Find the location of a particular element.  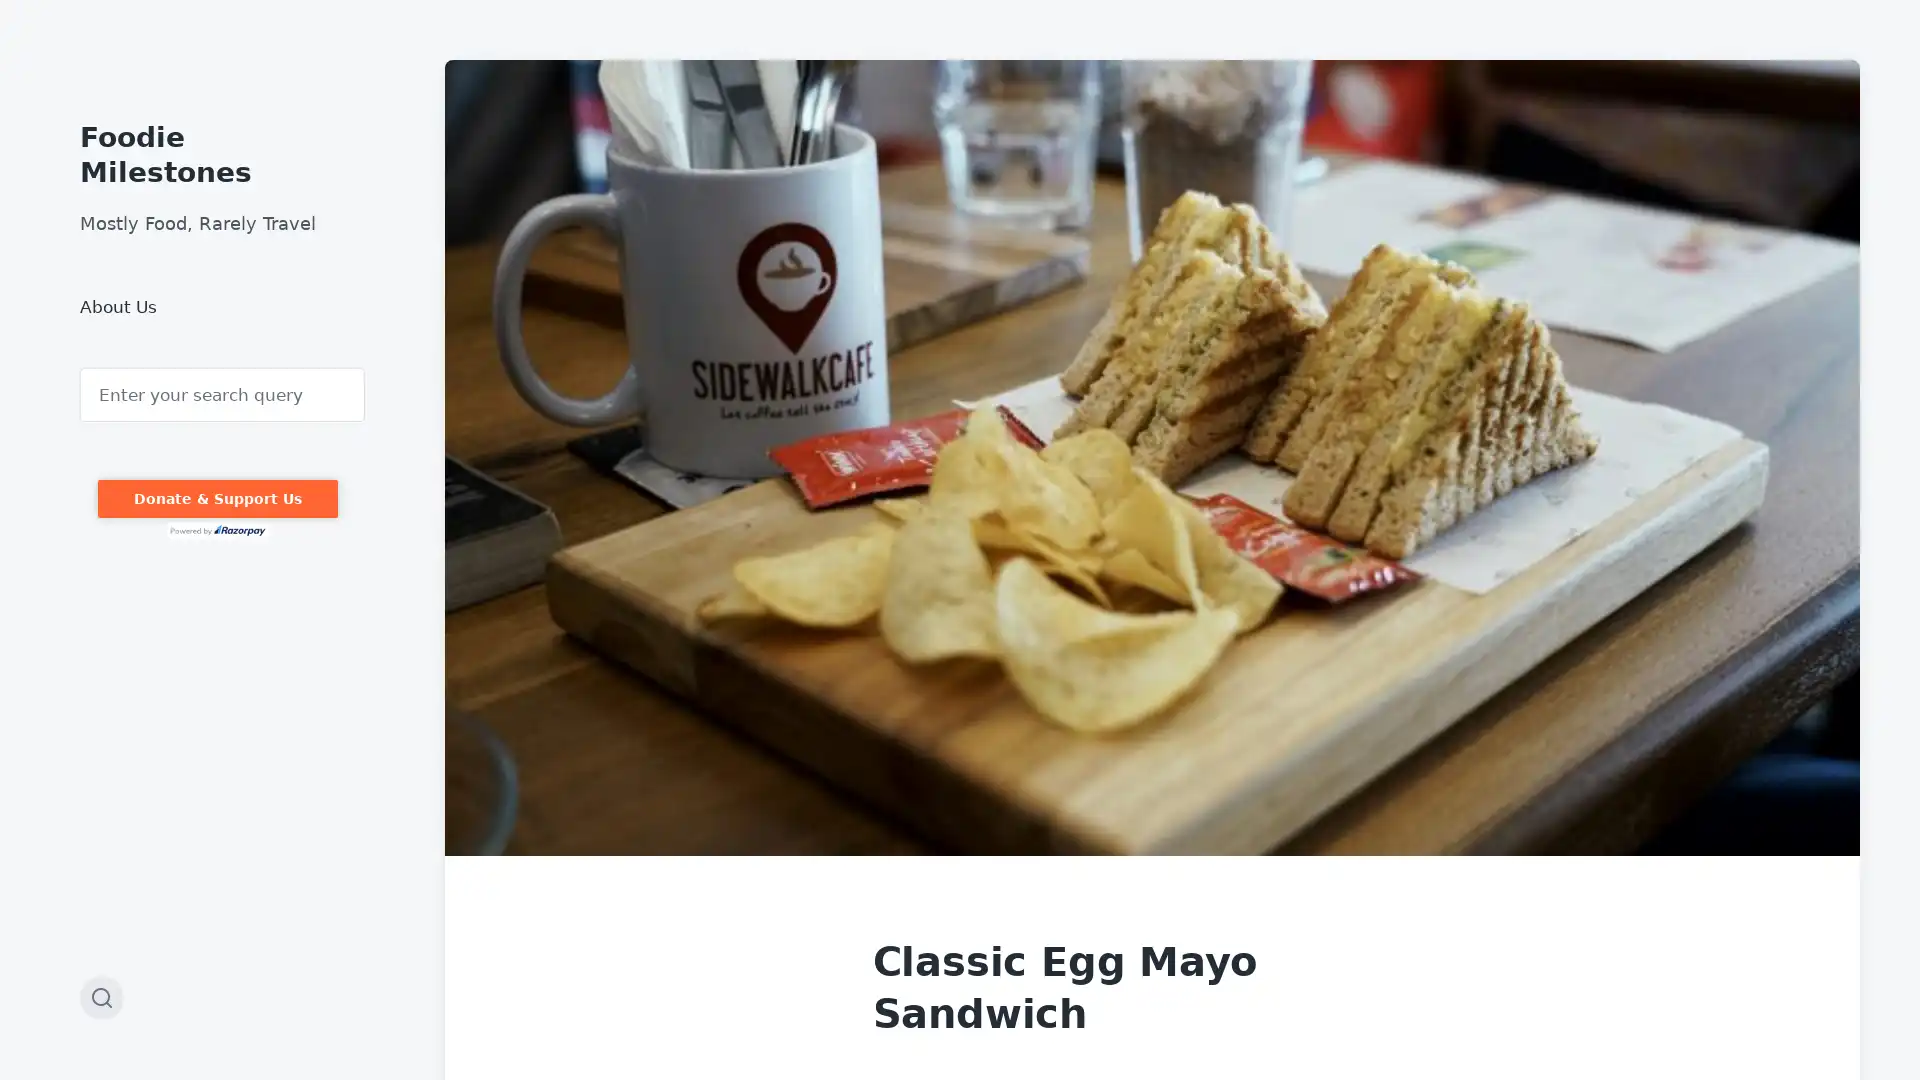

Toggle the search field is located at coordinates (100, 998).